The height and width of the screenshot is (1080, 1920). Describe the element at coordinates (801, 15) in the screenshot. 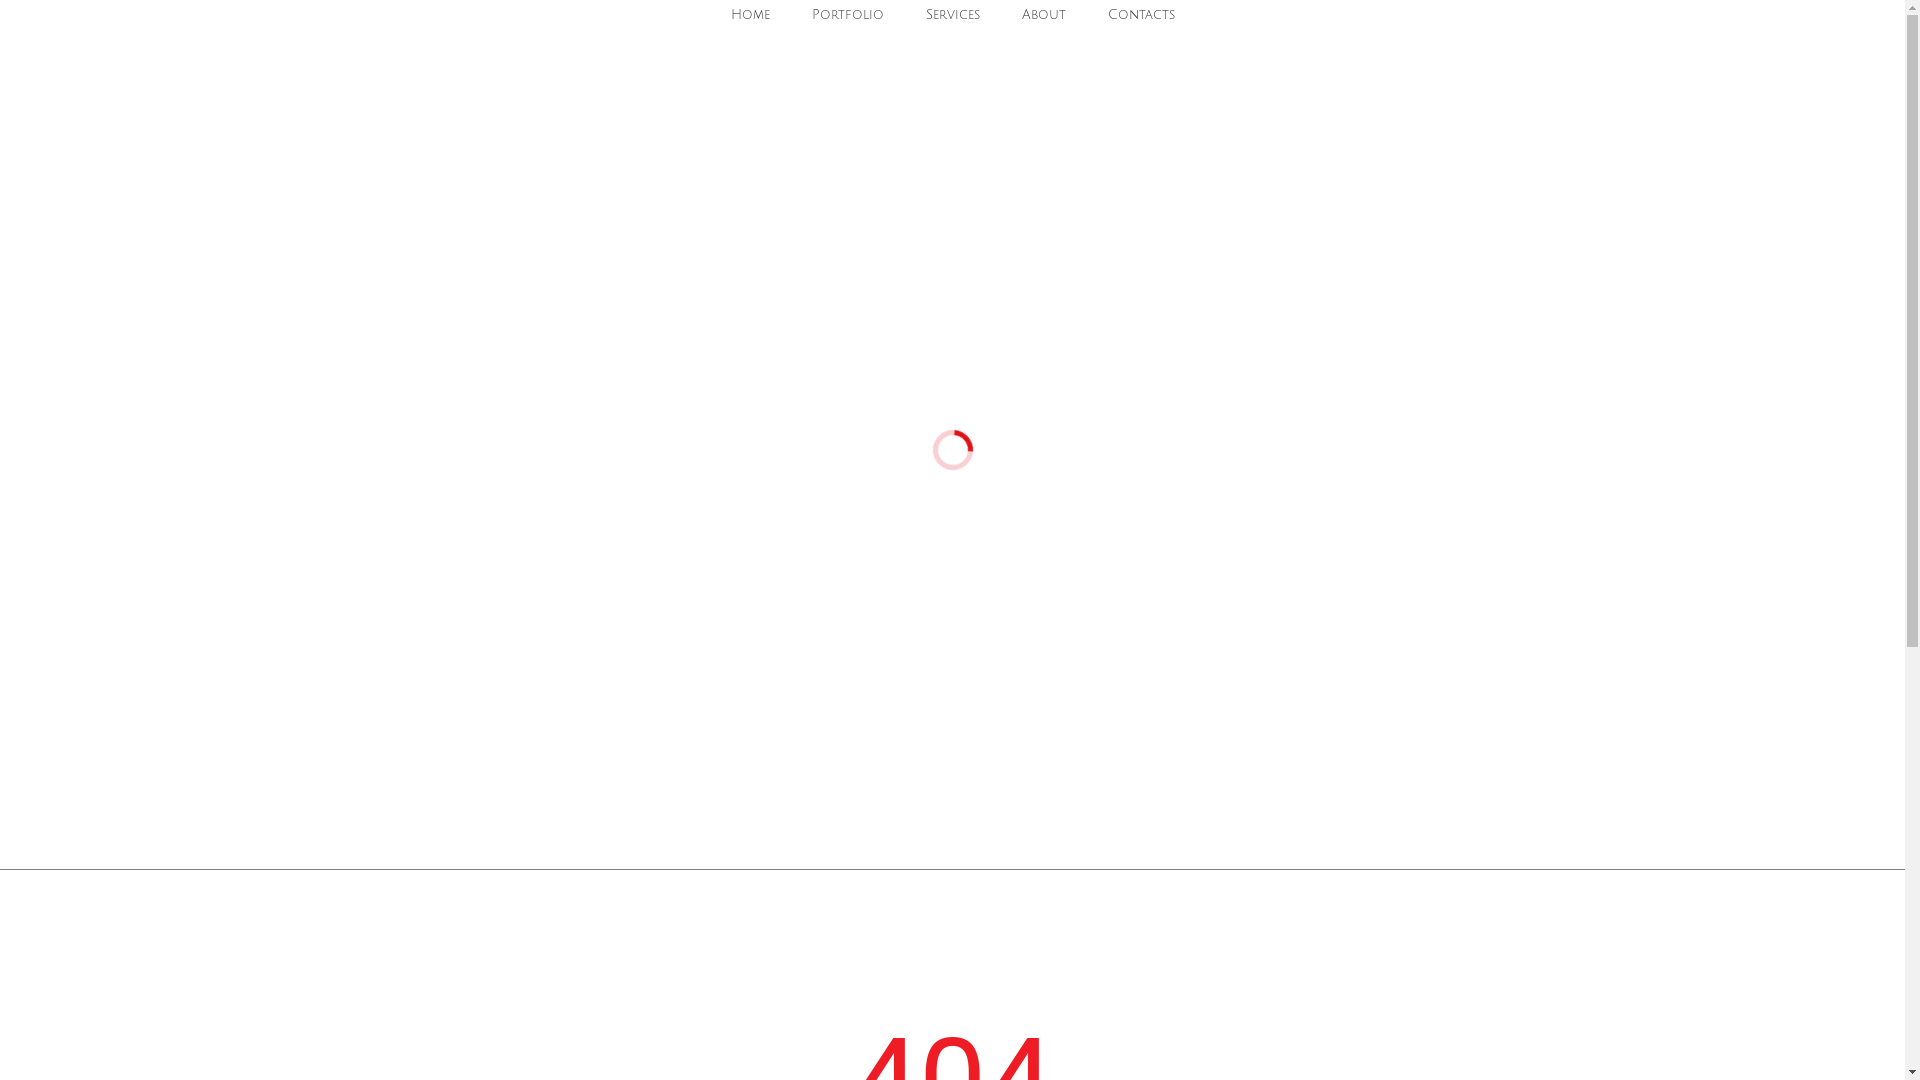

I see `'Portfolio'` at that location.